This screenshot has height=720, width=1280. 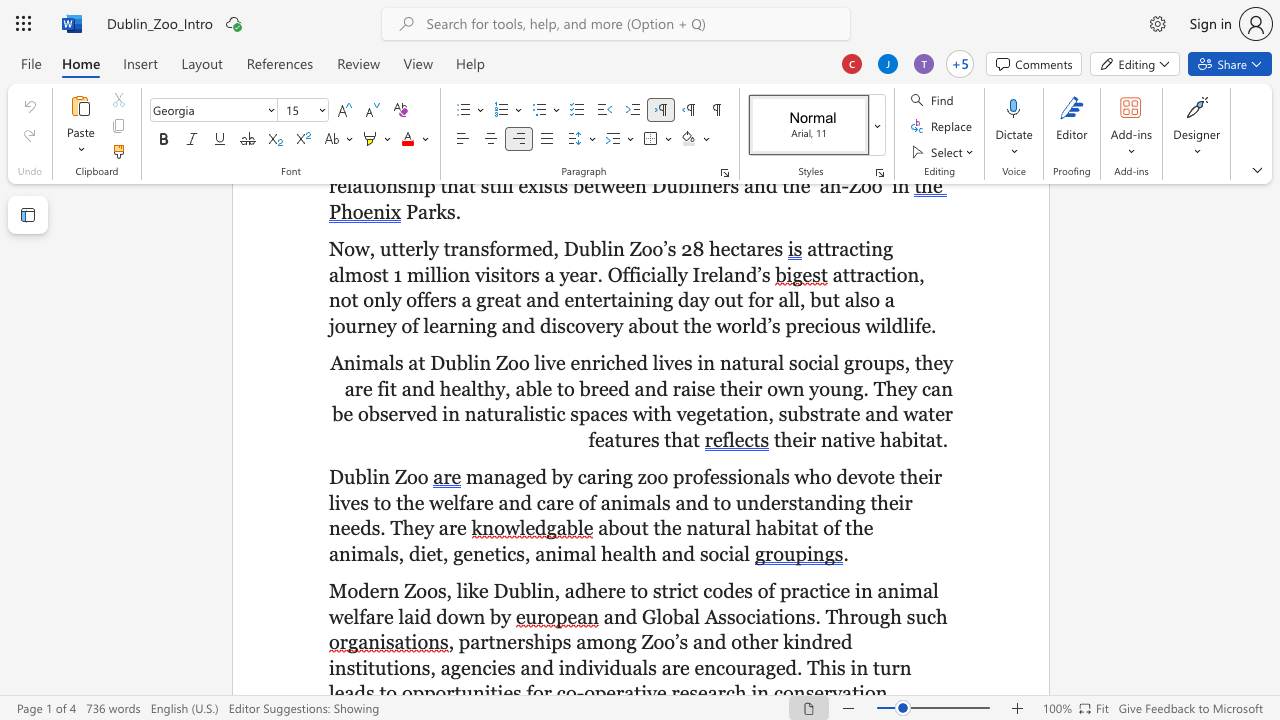 I want to click on the space between the continuous character "b" and "l" in the text, so click(x=365, y=477).